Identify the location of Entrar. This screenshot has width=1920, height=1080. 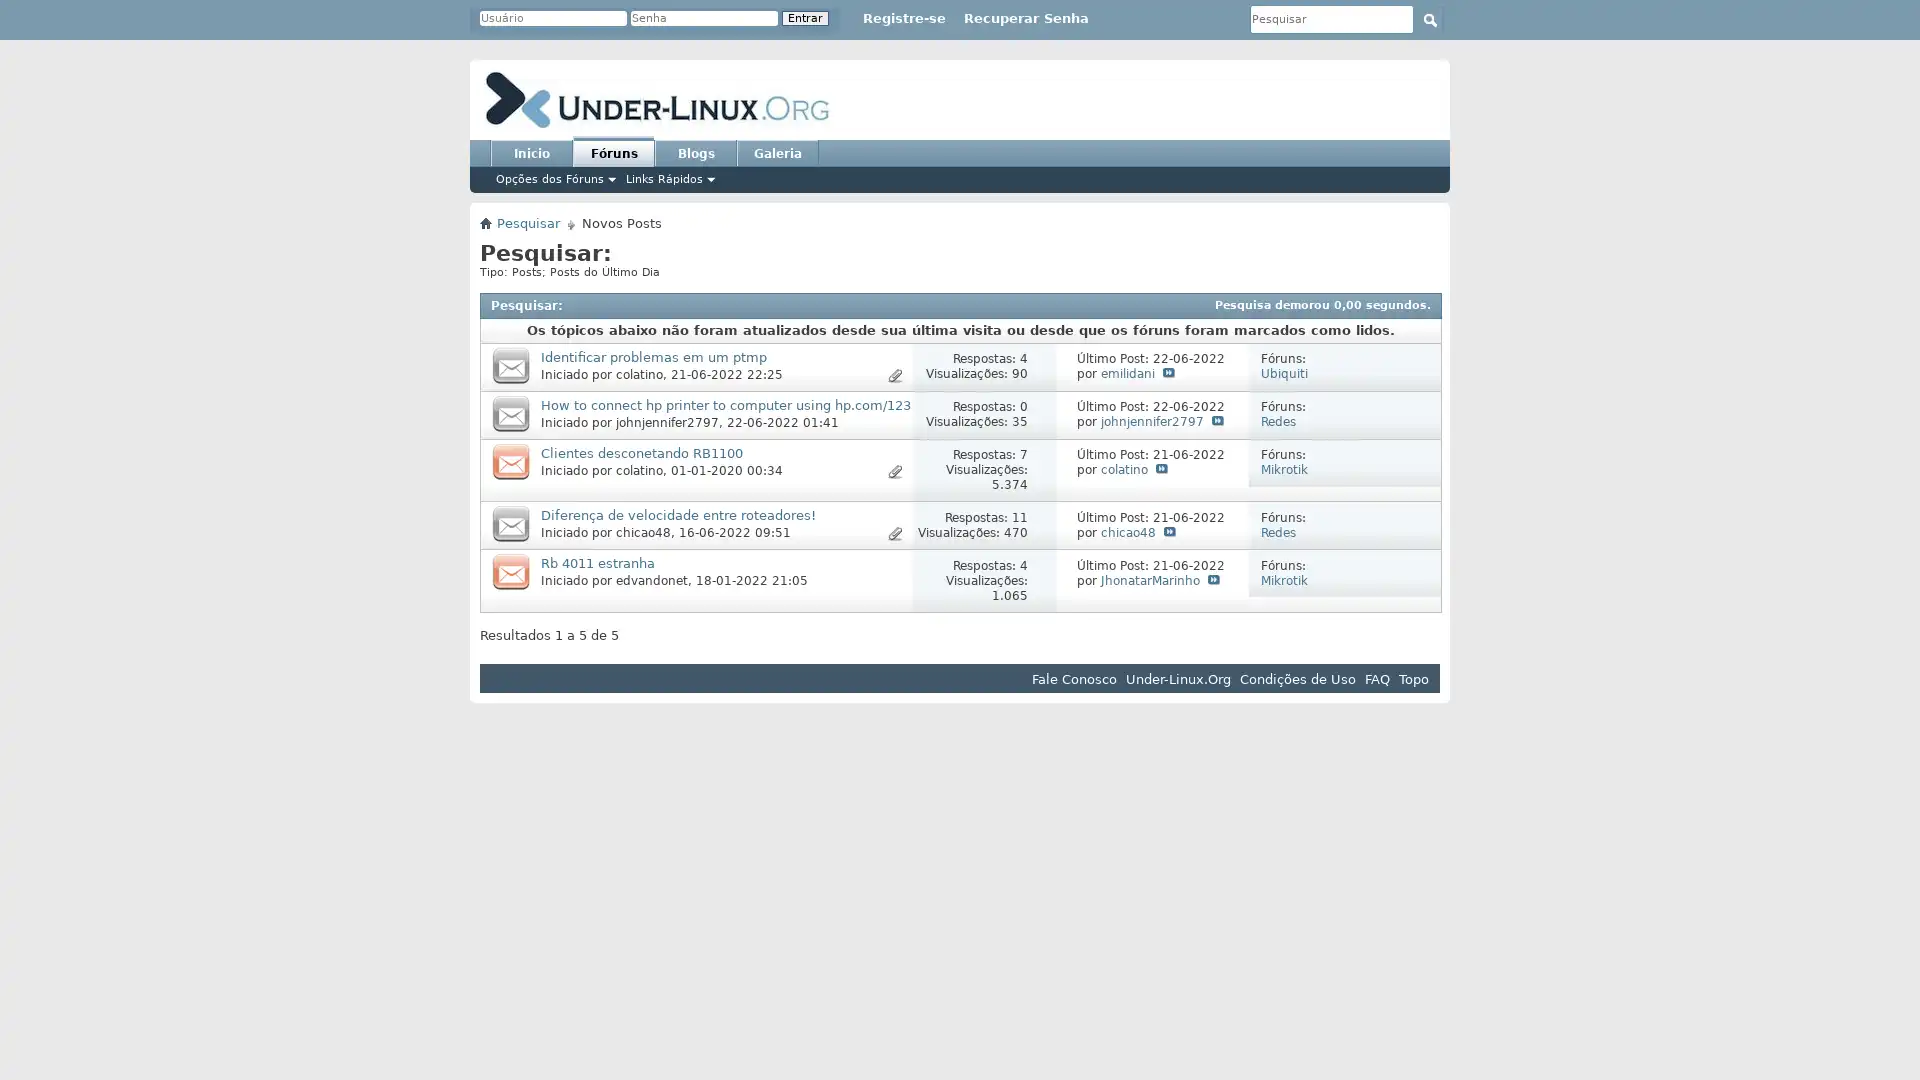
(805, 18).